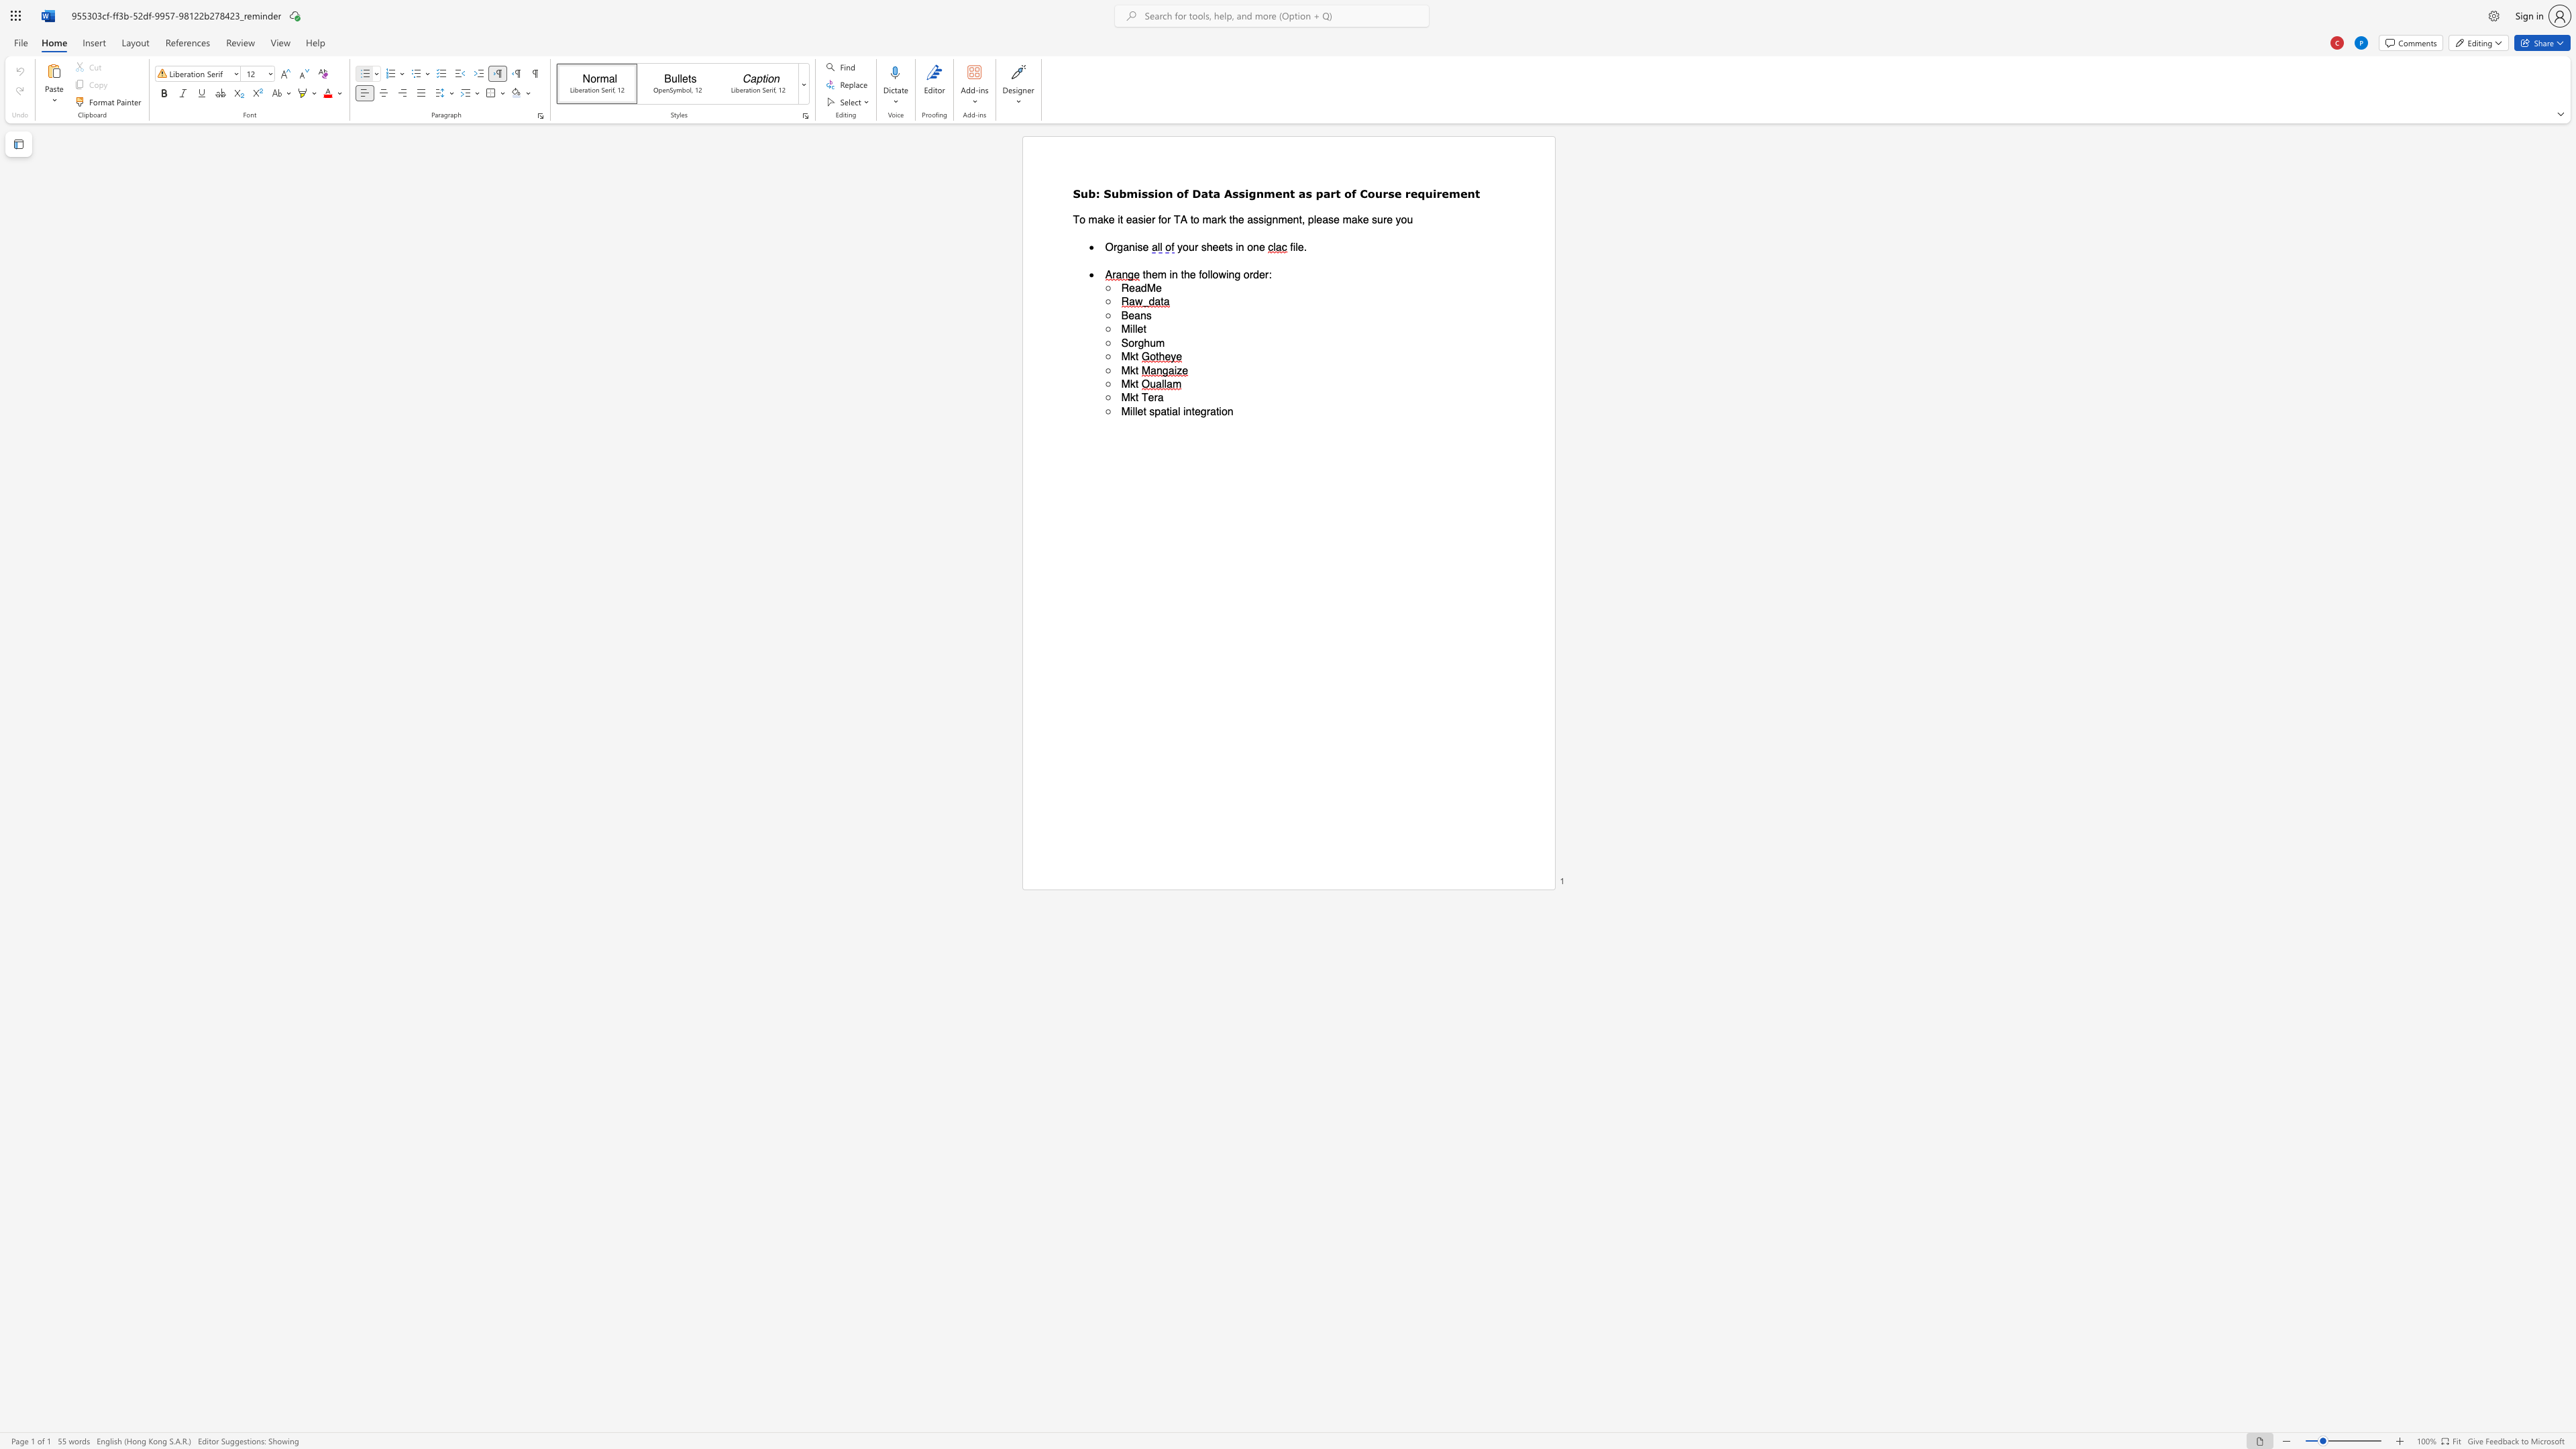 This screenshot has height=1449, width=2576. I want to click on the 1th character "t" in the text, so click(1144, 410).